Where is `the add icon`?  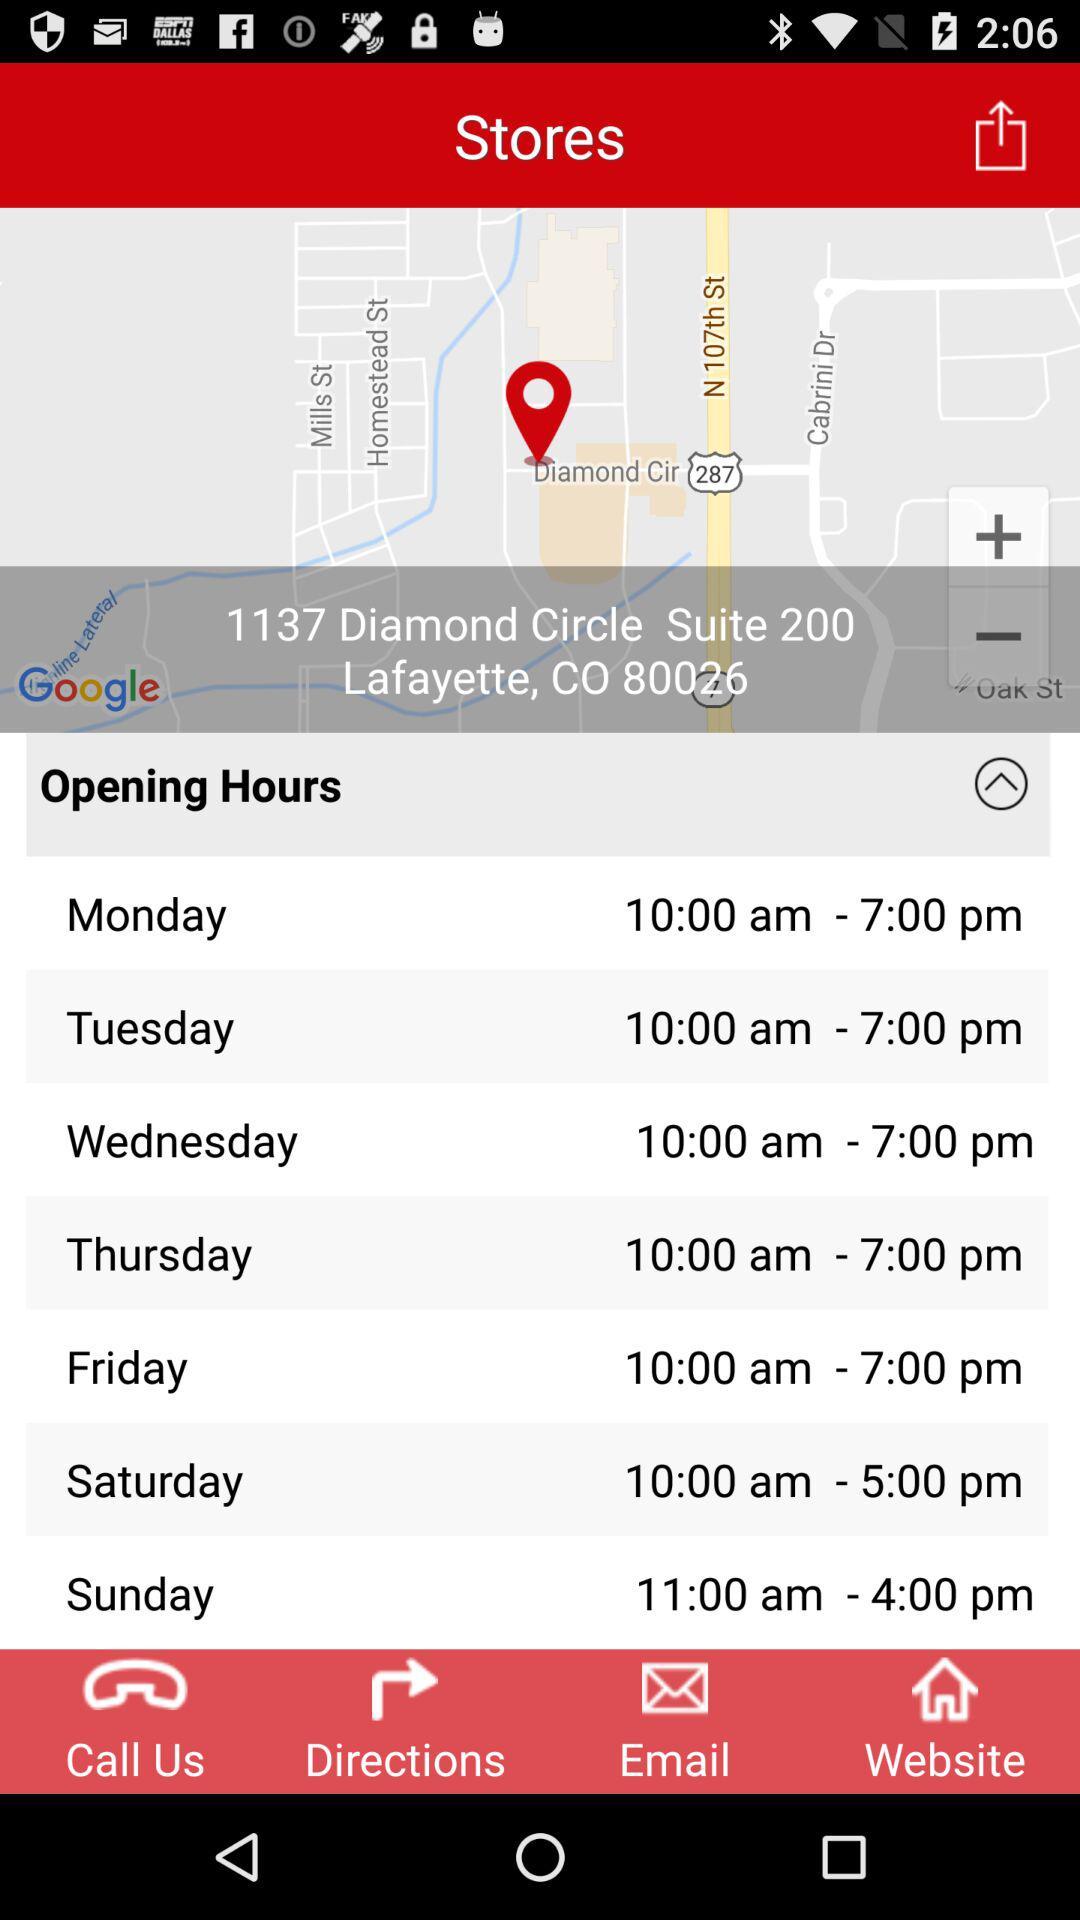 the add icon is located at coordinates (998, 571).